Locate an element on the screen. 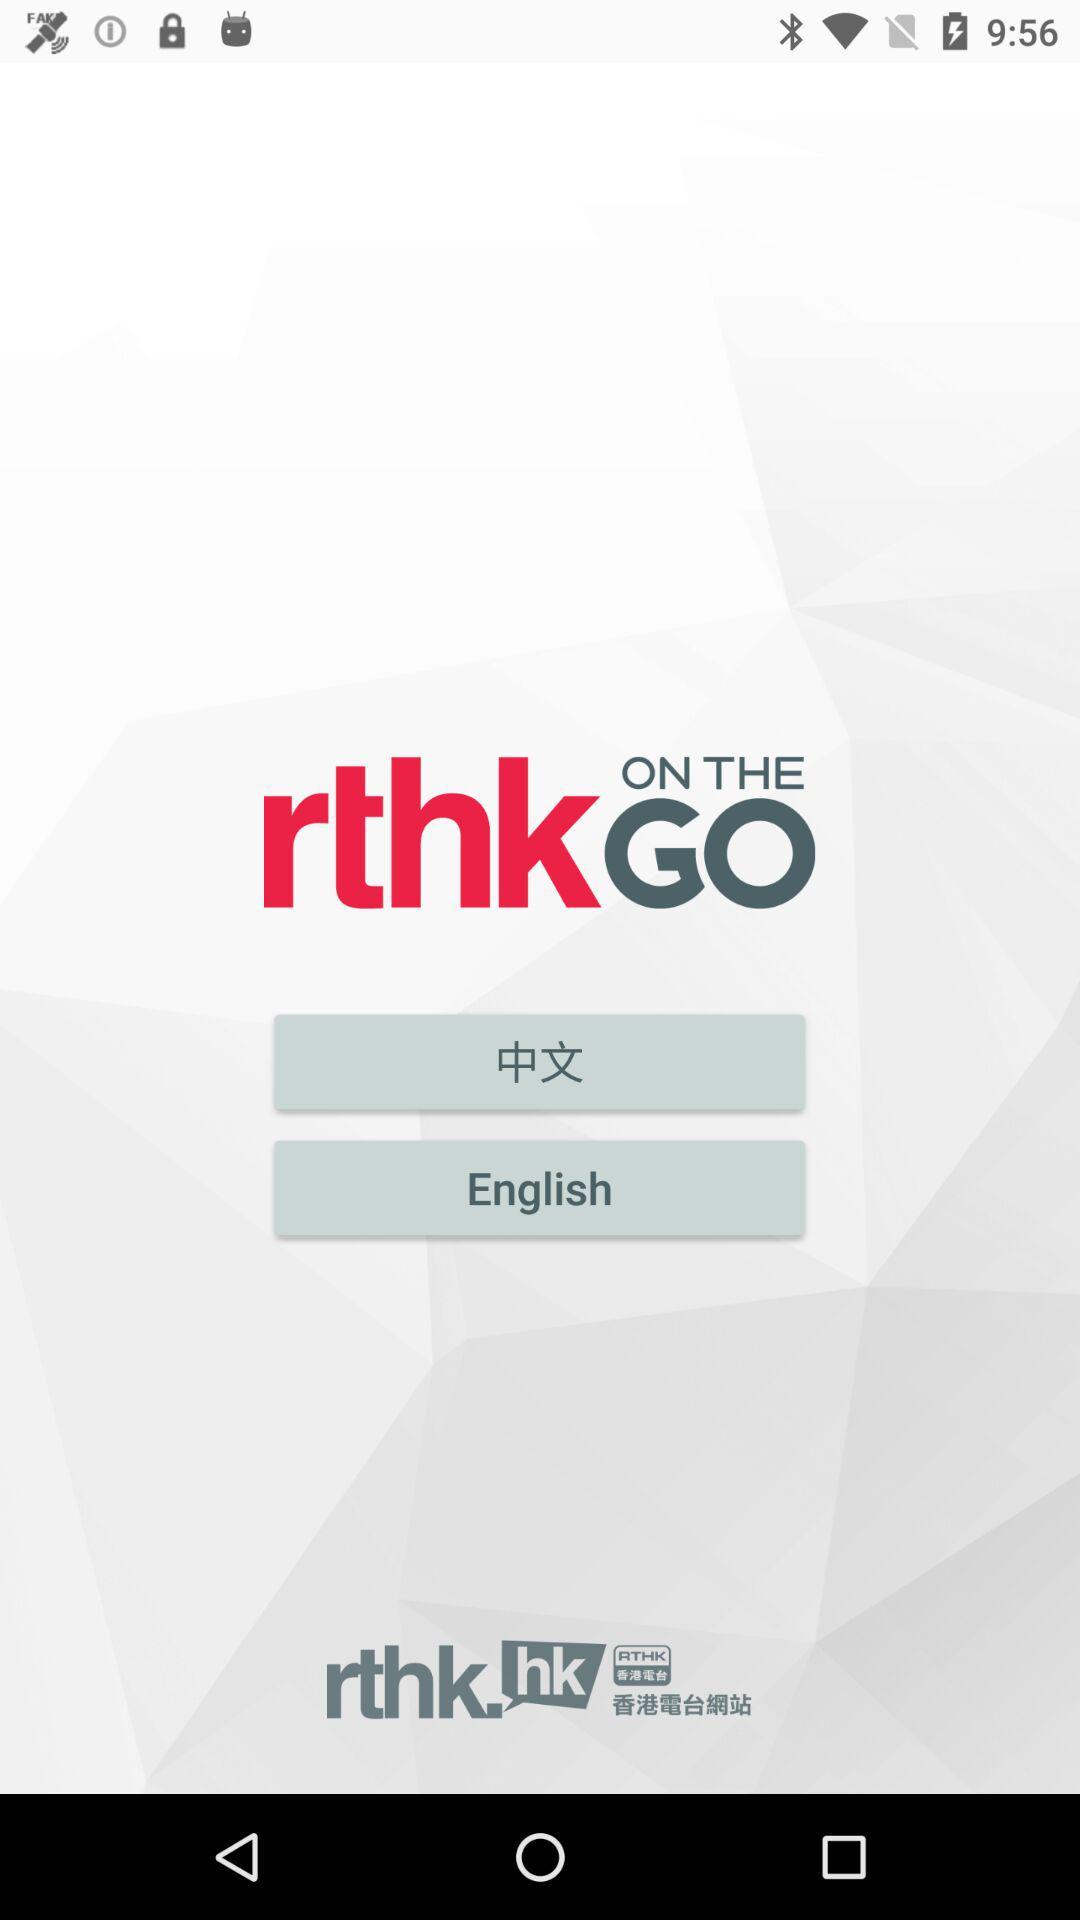 The image size is (1080, 1920). english icon is located at coordinates (538, 1188).